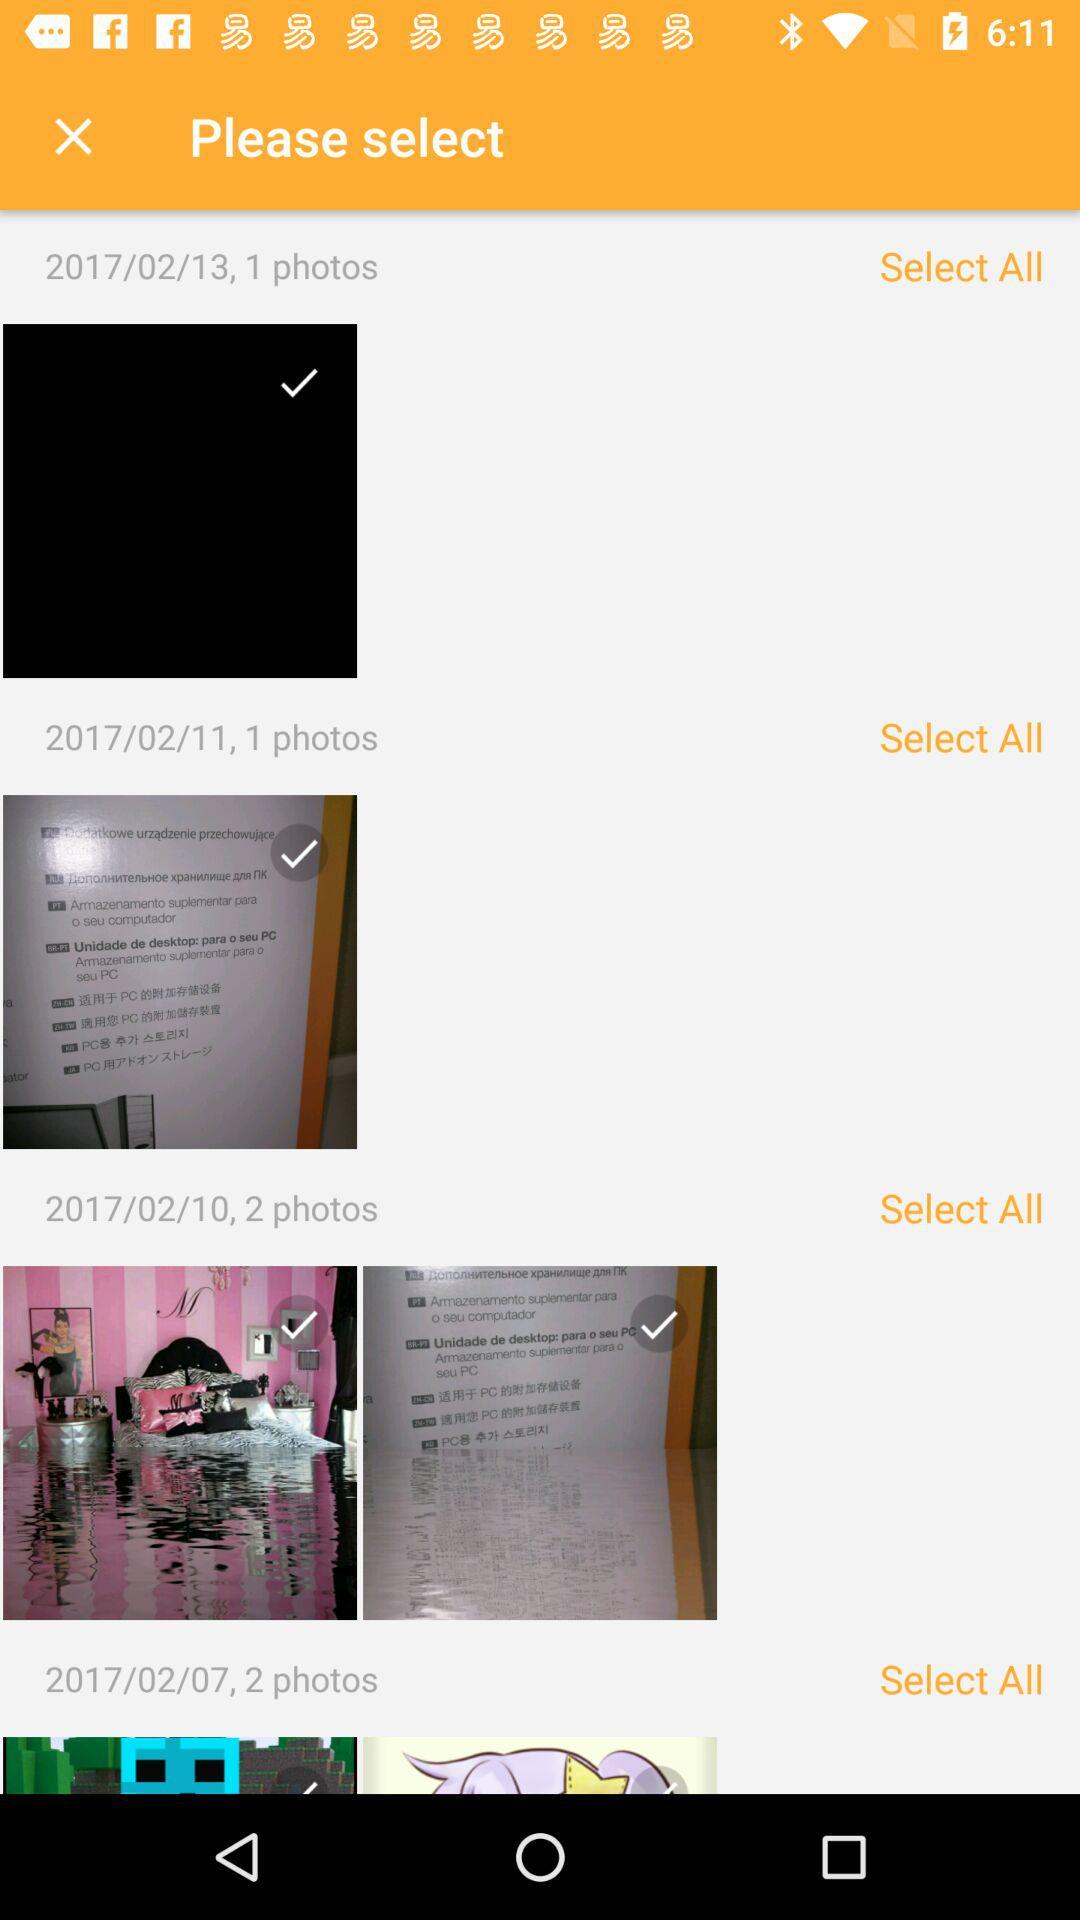 The image size is (1080, 1920). Describe the element at coordinates (180, 500) in the screenshot. I see `it is a selected item` at that location.